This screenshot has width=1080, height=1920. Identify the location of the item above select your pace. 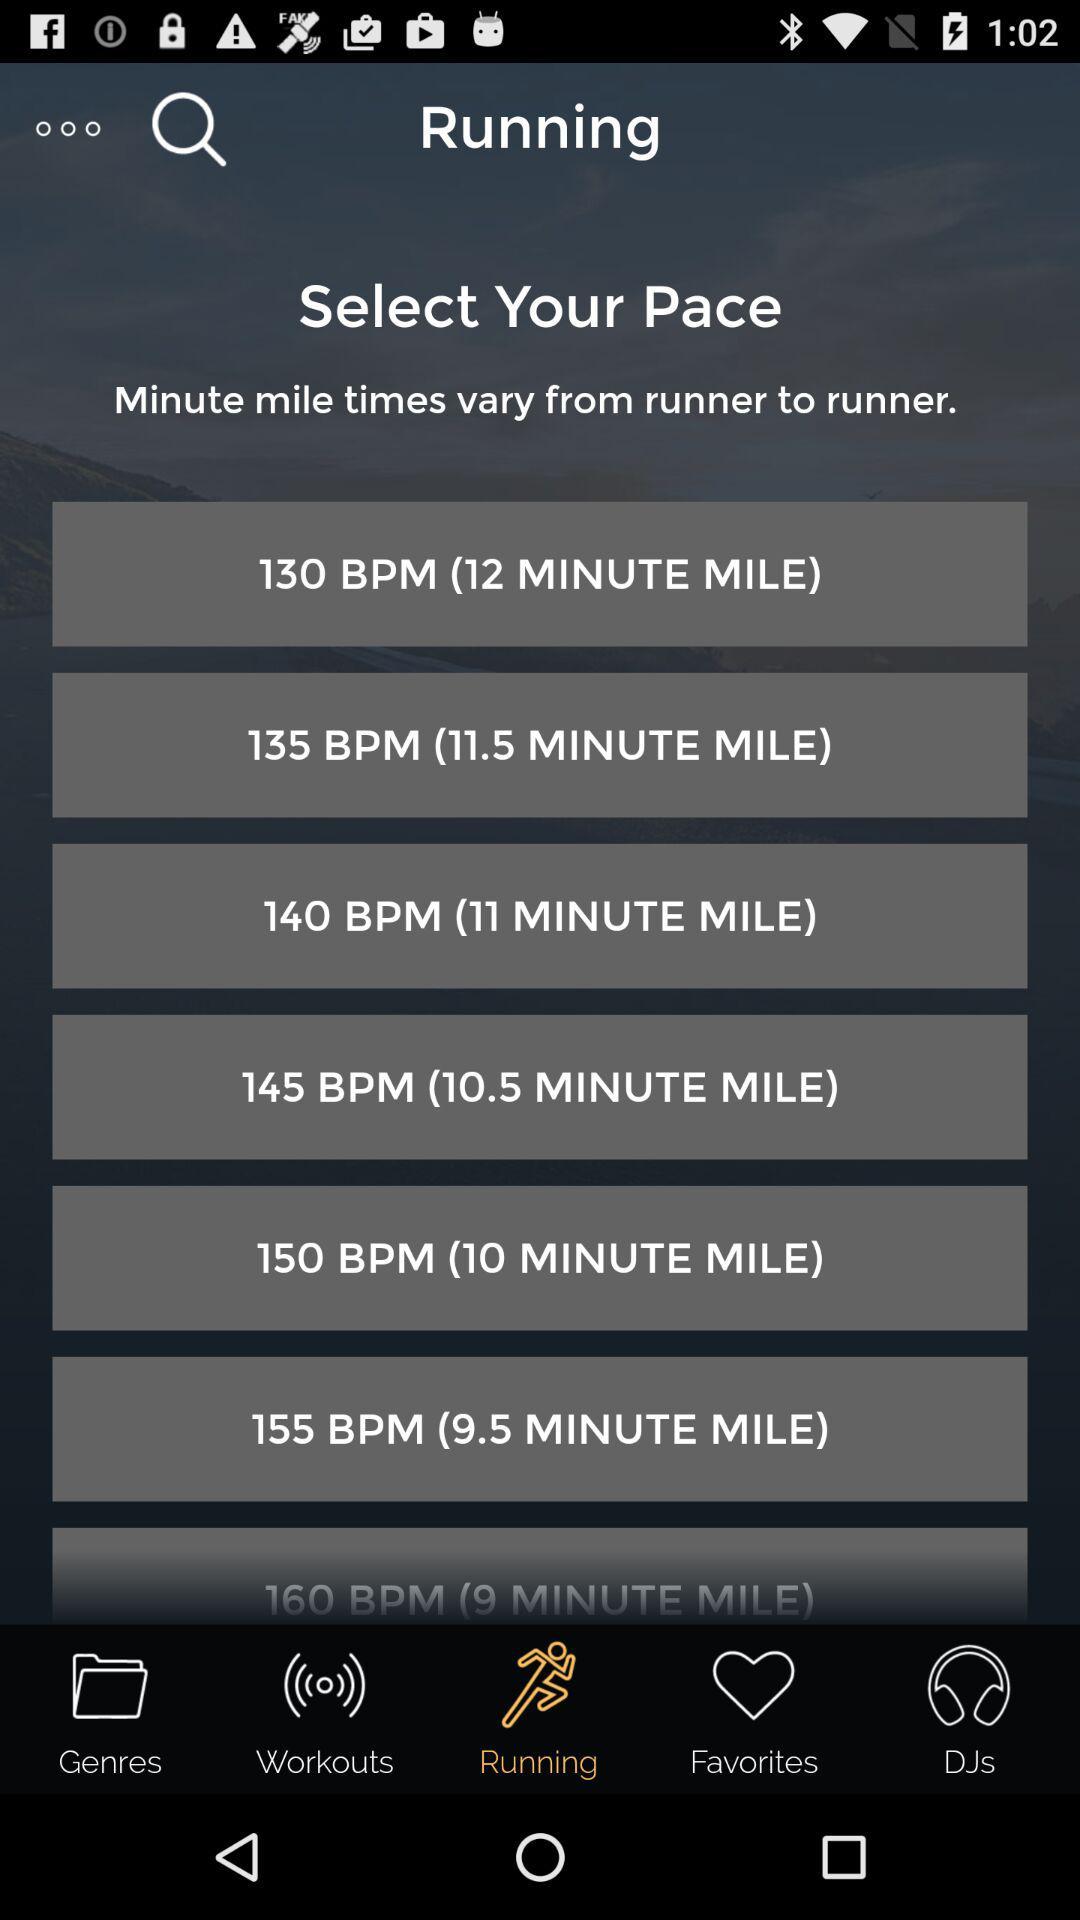
(68, 127).